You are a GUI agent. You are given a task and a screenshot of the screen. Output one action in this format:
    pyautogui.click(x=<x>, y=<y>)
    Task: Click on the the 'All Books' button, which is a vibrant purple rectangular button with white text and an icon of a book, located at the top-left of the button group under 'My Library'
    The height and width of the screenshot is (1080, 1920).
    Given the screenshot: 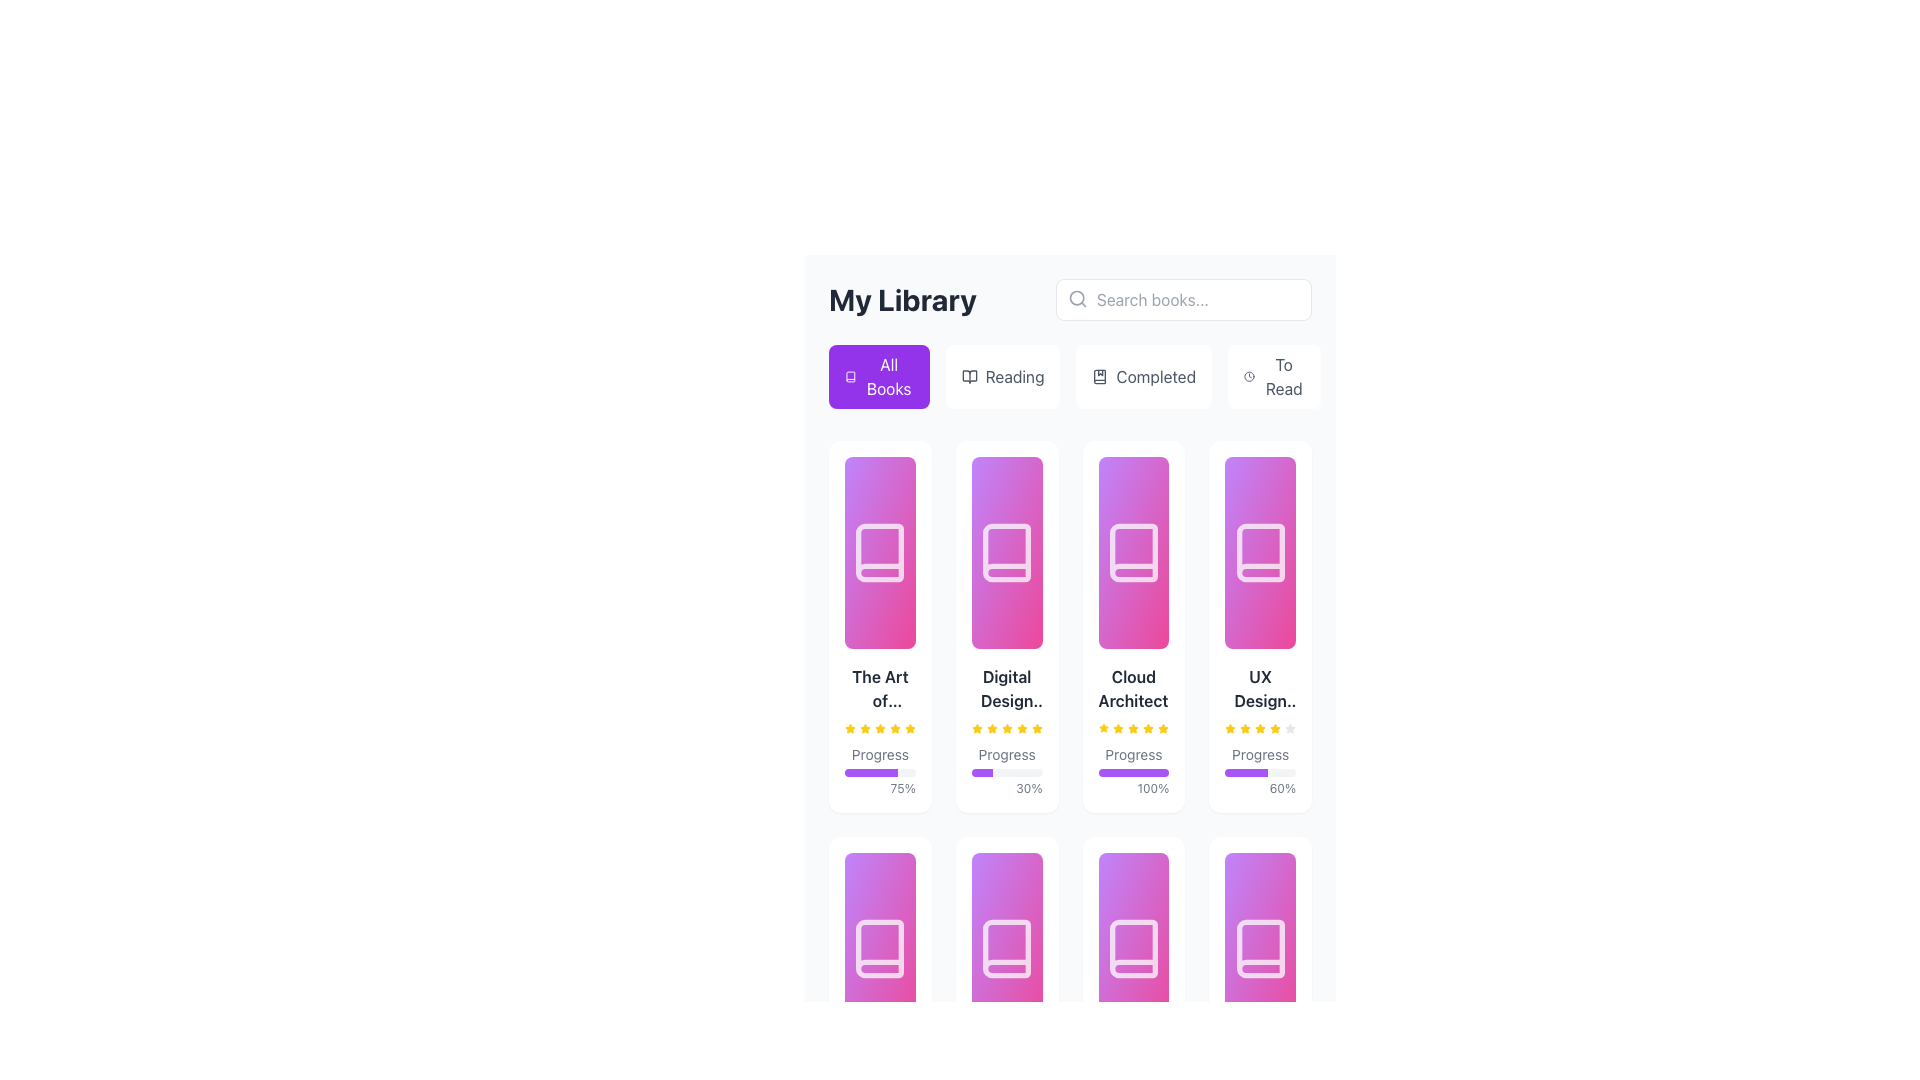 What is the action you would take?
    pyautogui.click(x=879, y=377)
    